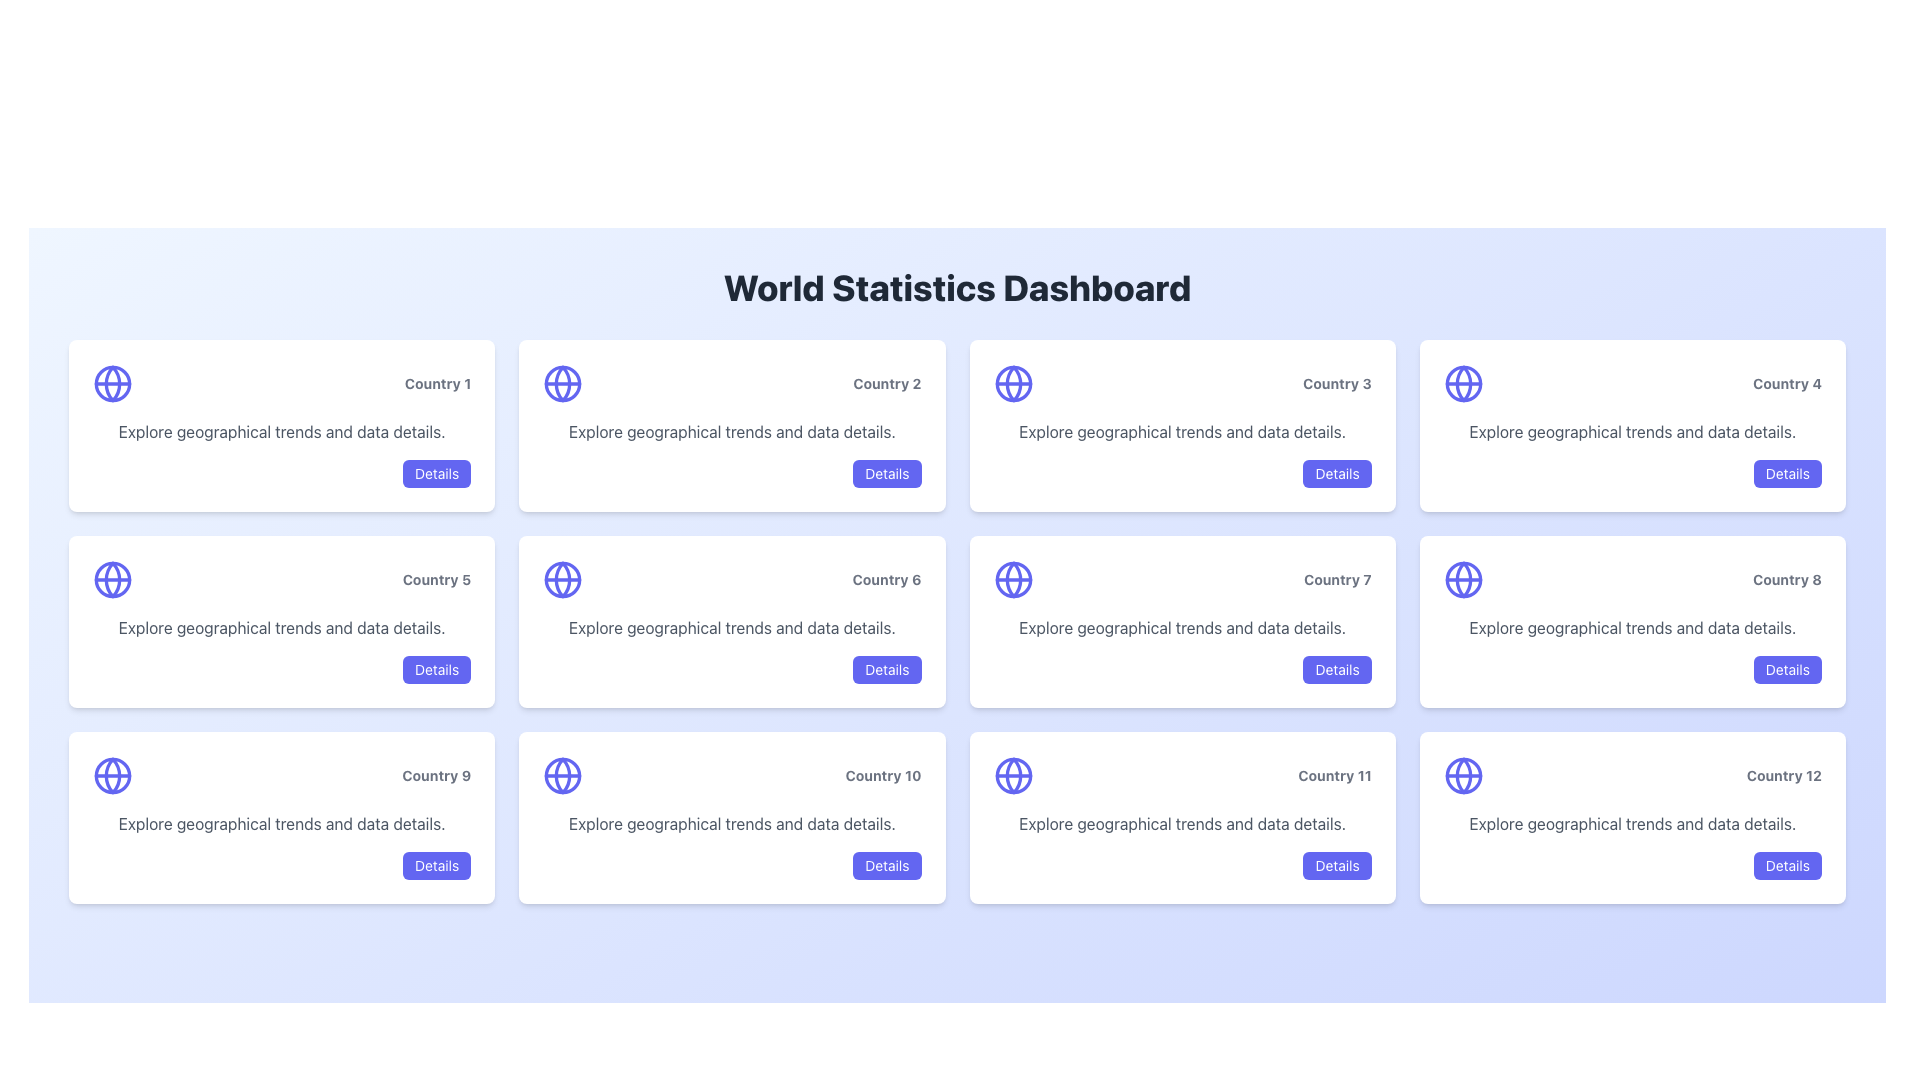 The width and height of the screenshot is (1920, 1080). What do you see at coordinates (436, 670) in the screenshot?
I see `the button located at the bottom right corner of the 'Country 5' card` at bounding box center [436, 670].